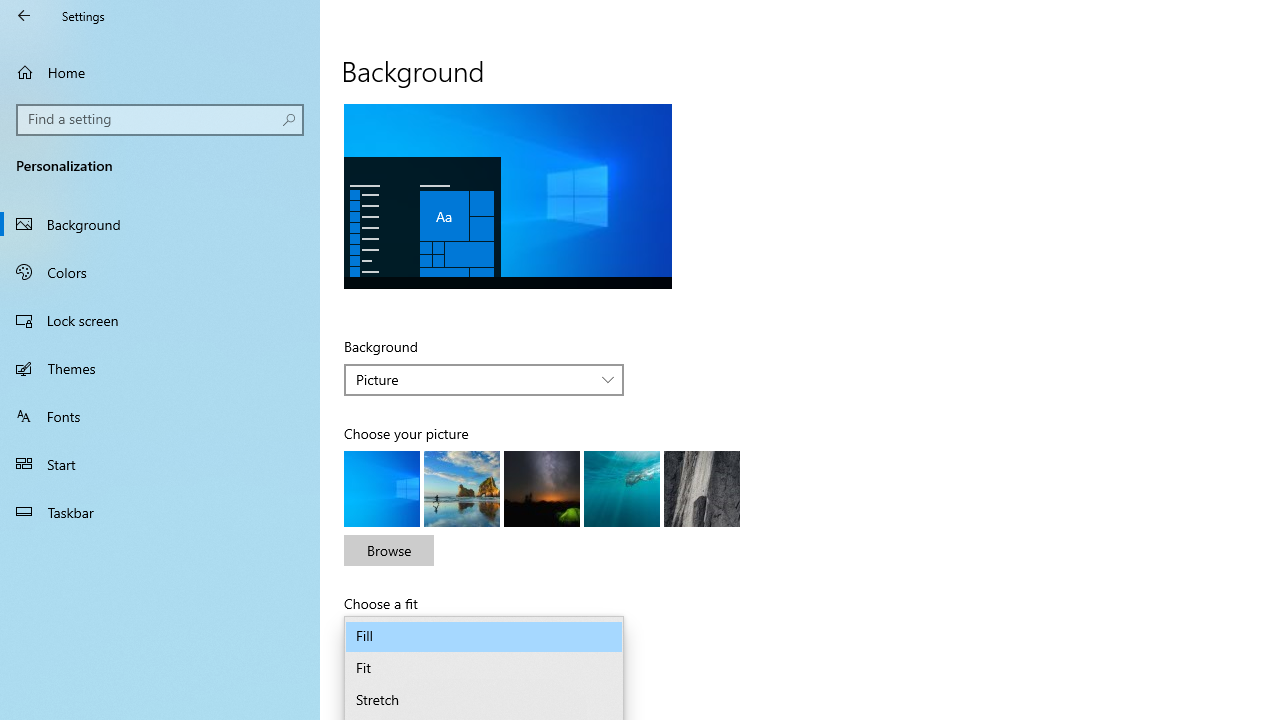 The width and height of the screenshot is (1280, 720). I want to click on 'Picture', so click(472, 379).